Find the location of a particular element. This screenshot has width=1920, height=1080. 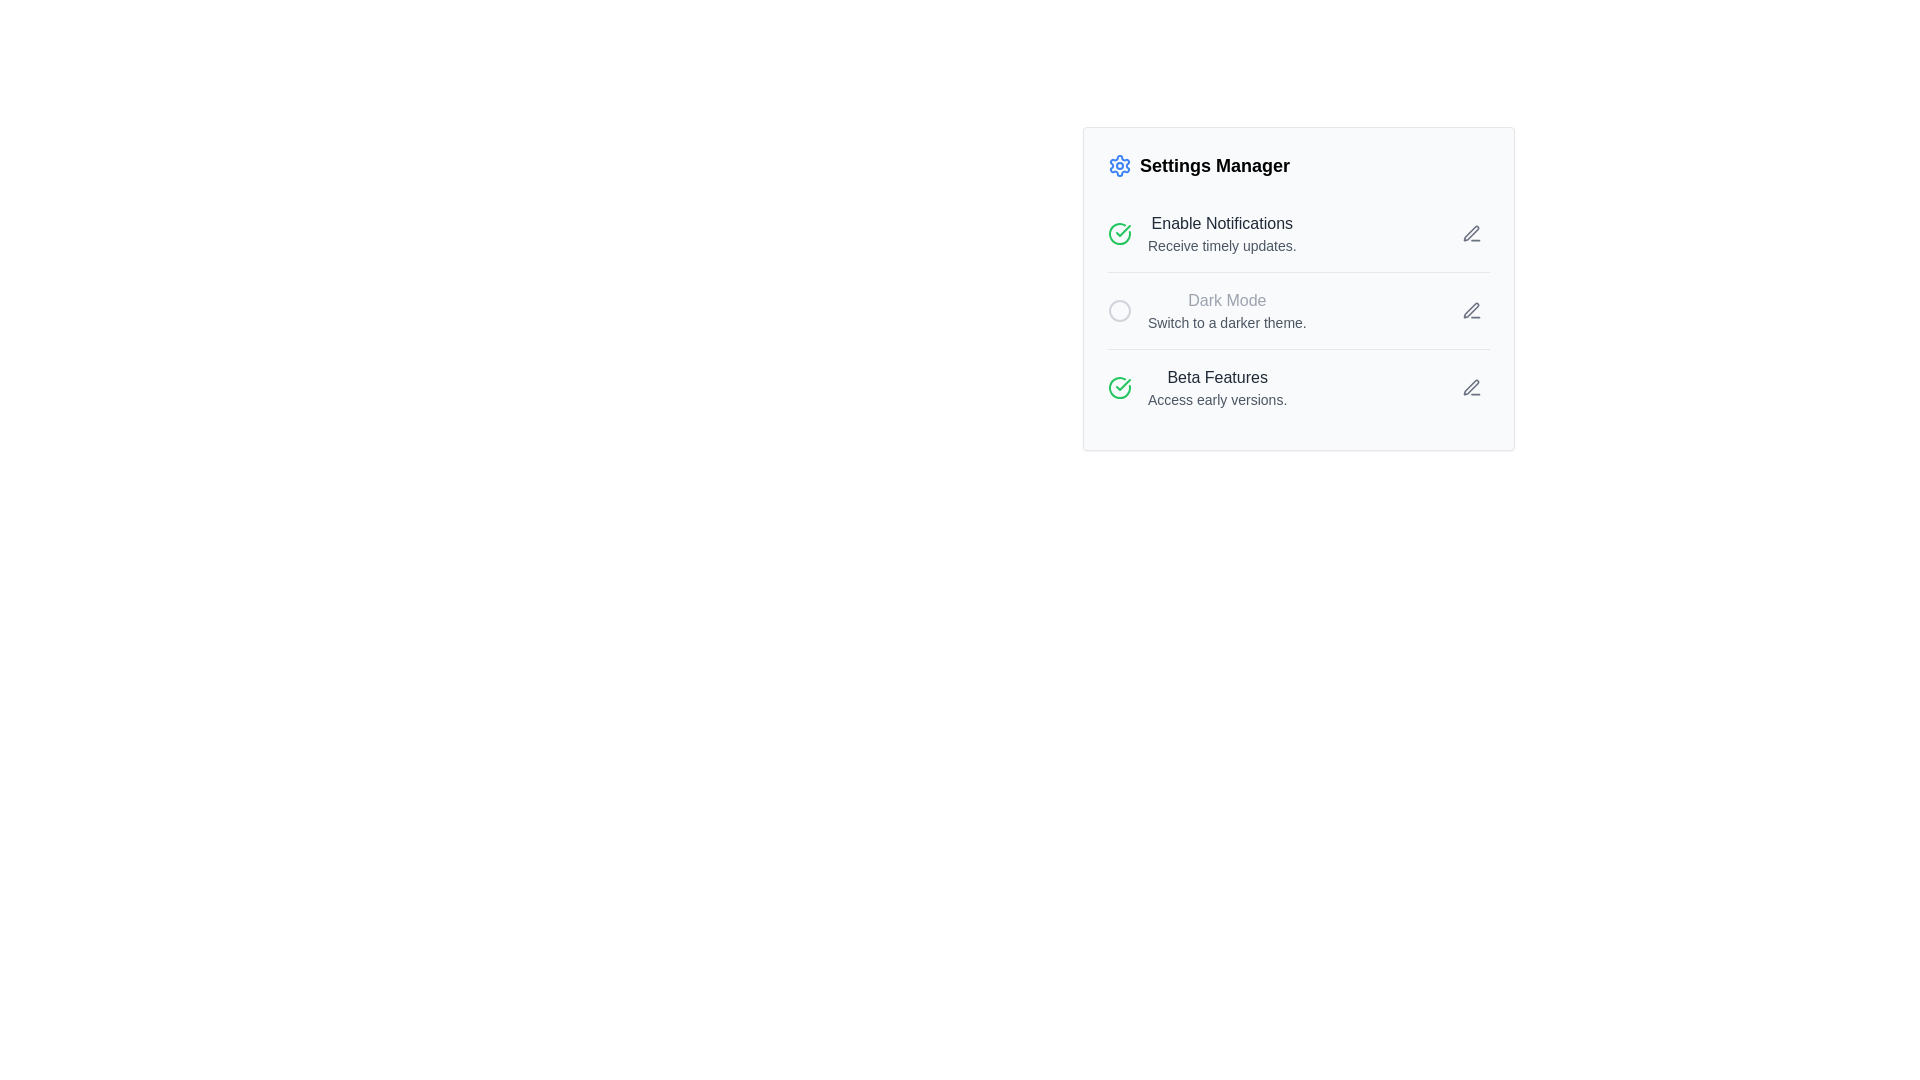

the pen icon button located on the rightmost side of the 'Enable Notifications' row is located at coordinates (1472, 388).